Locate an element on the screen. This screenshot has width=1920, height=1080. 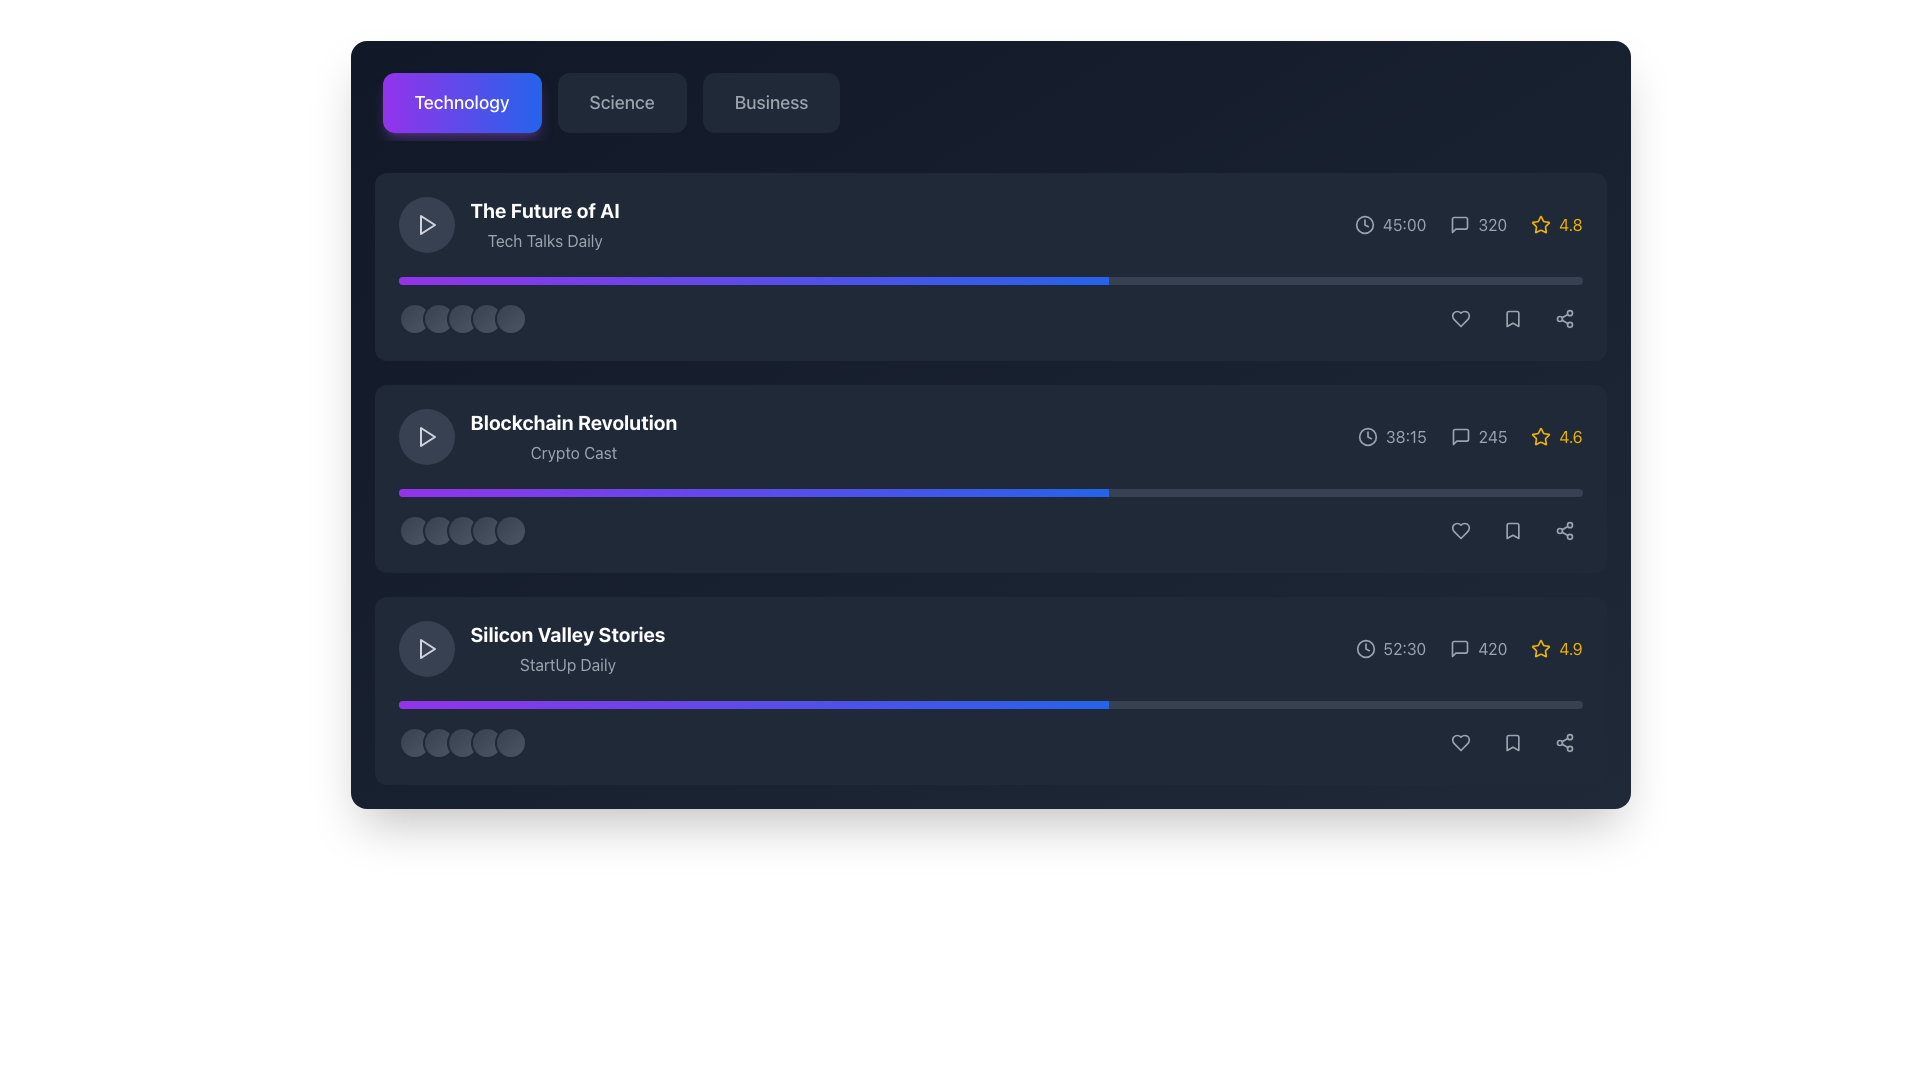
the circular outline within the clock icon is located at coordinates (1367, 435).